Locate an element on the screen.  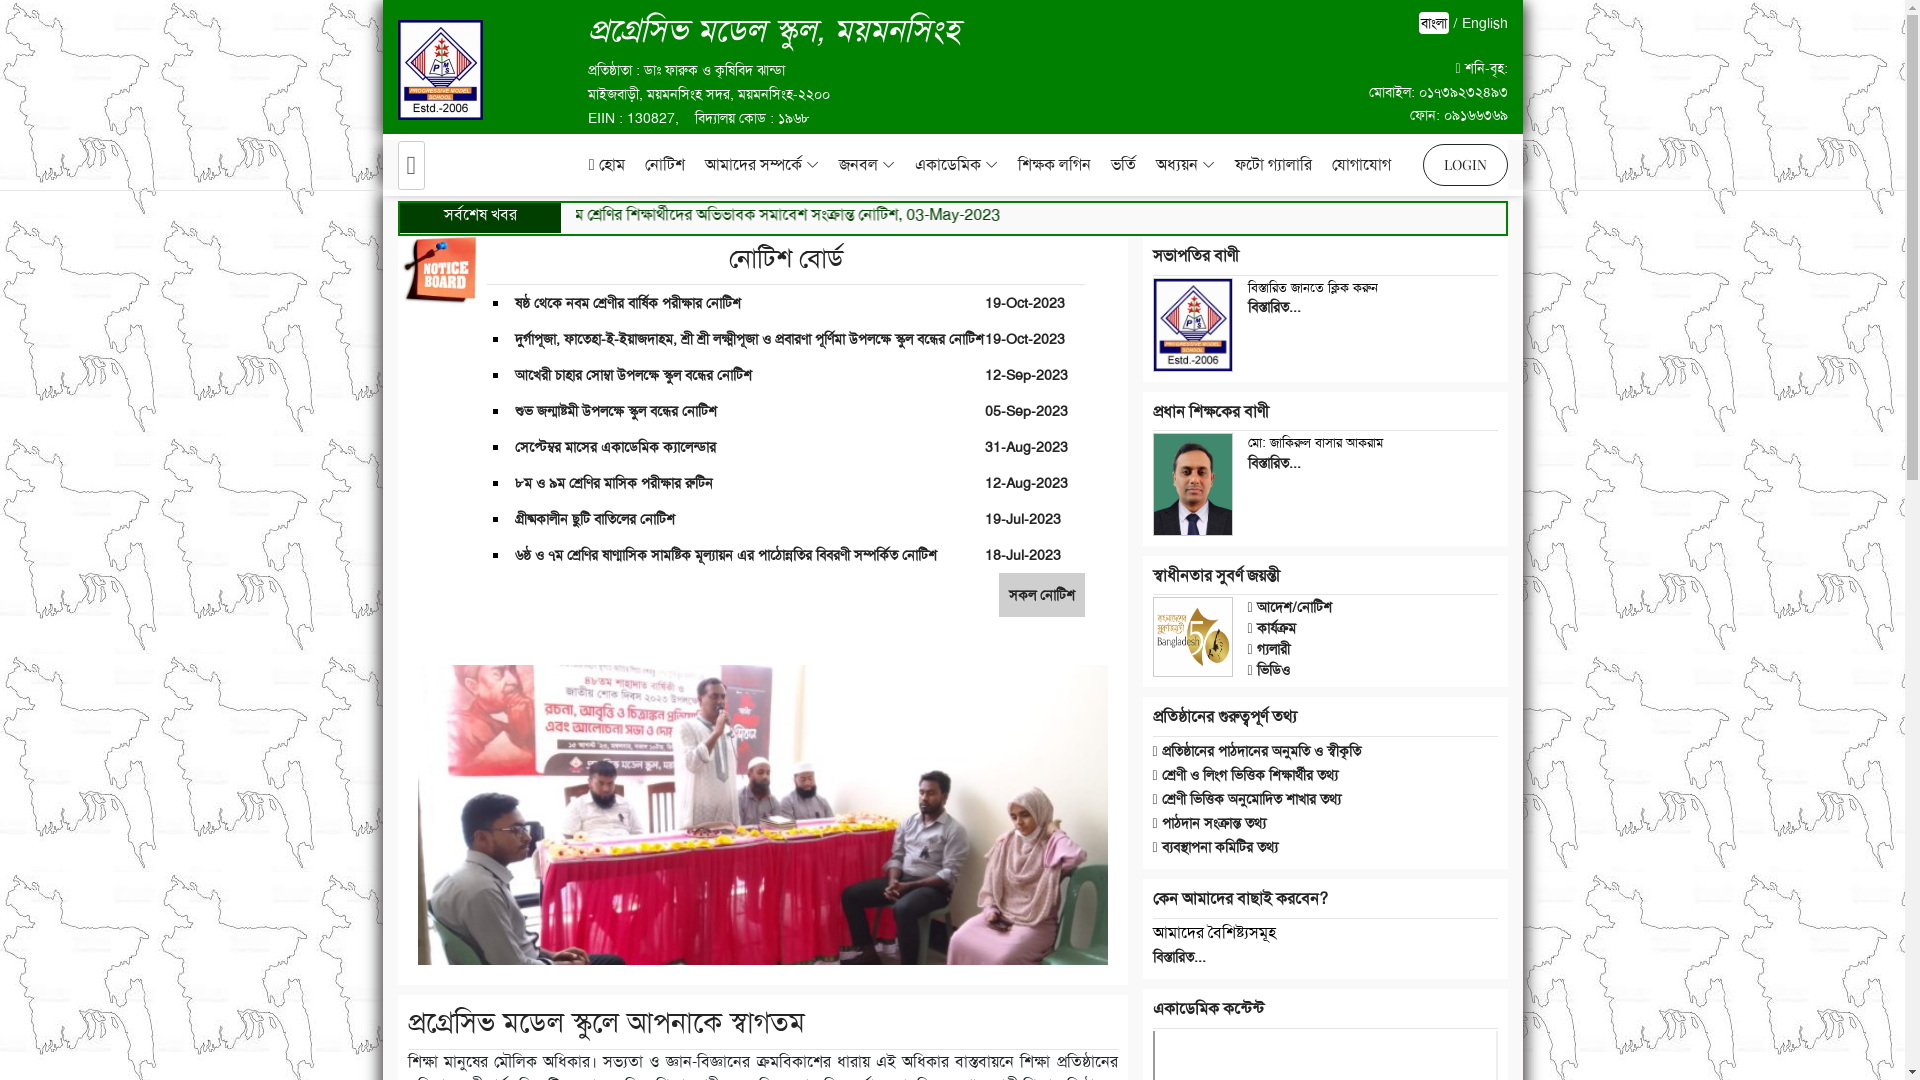
'31-Aug-2023' is located at coordinates (1026, 446).